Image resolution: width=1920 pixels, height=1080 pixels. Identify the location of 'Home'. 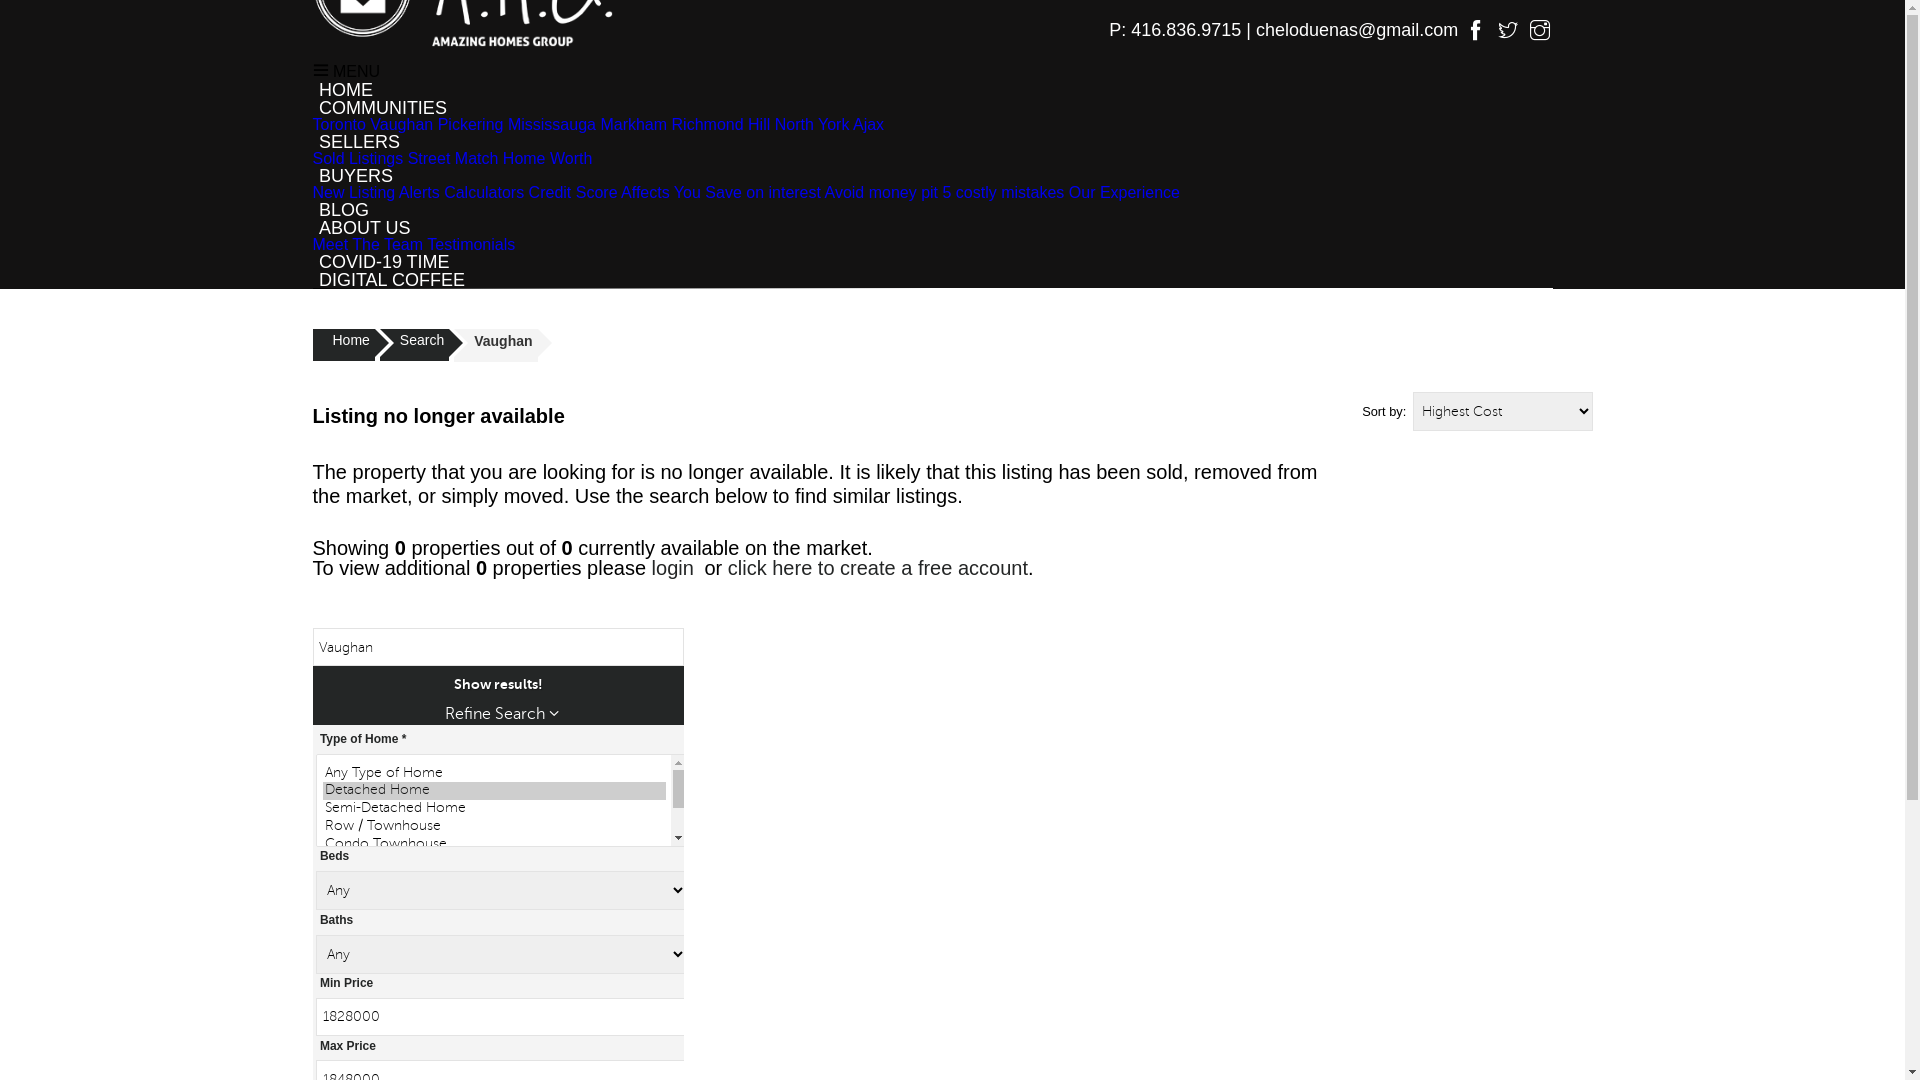
(311, 343).